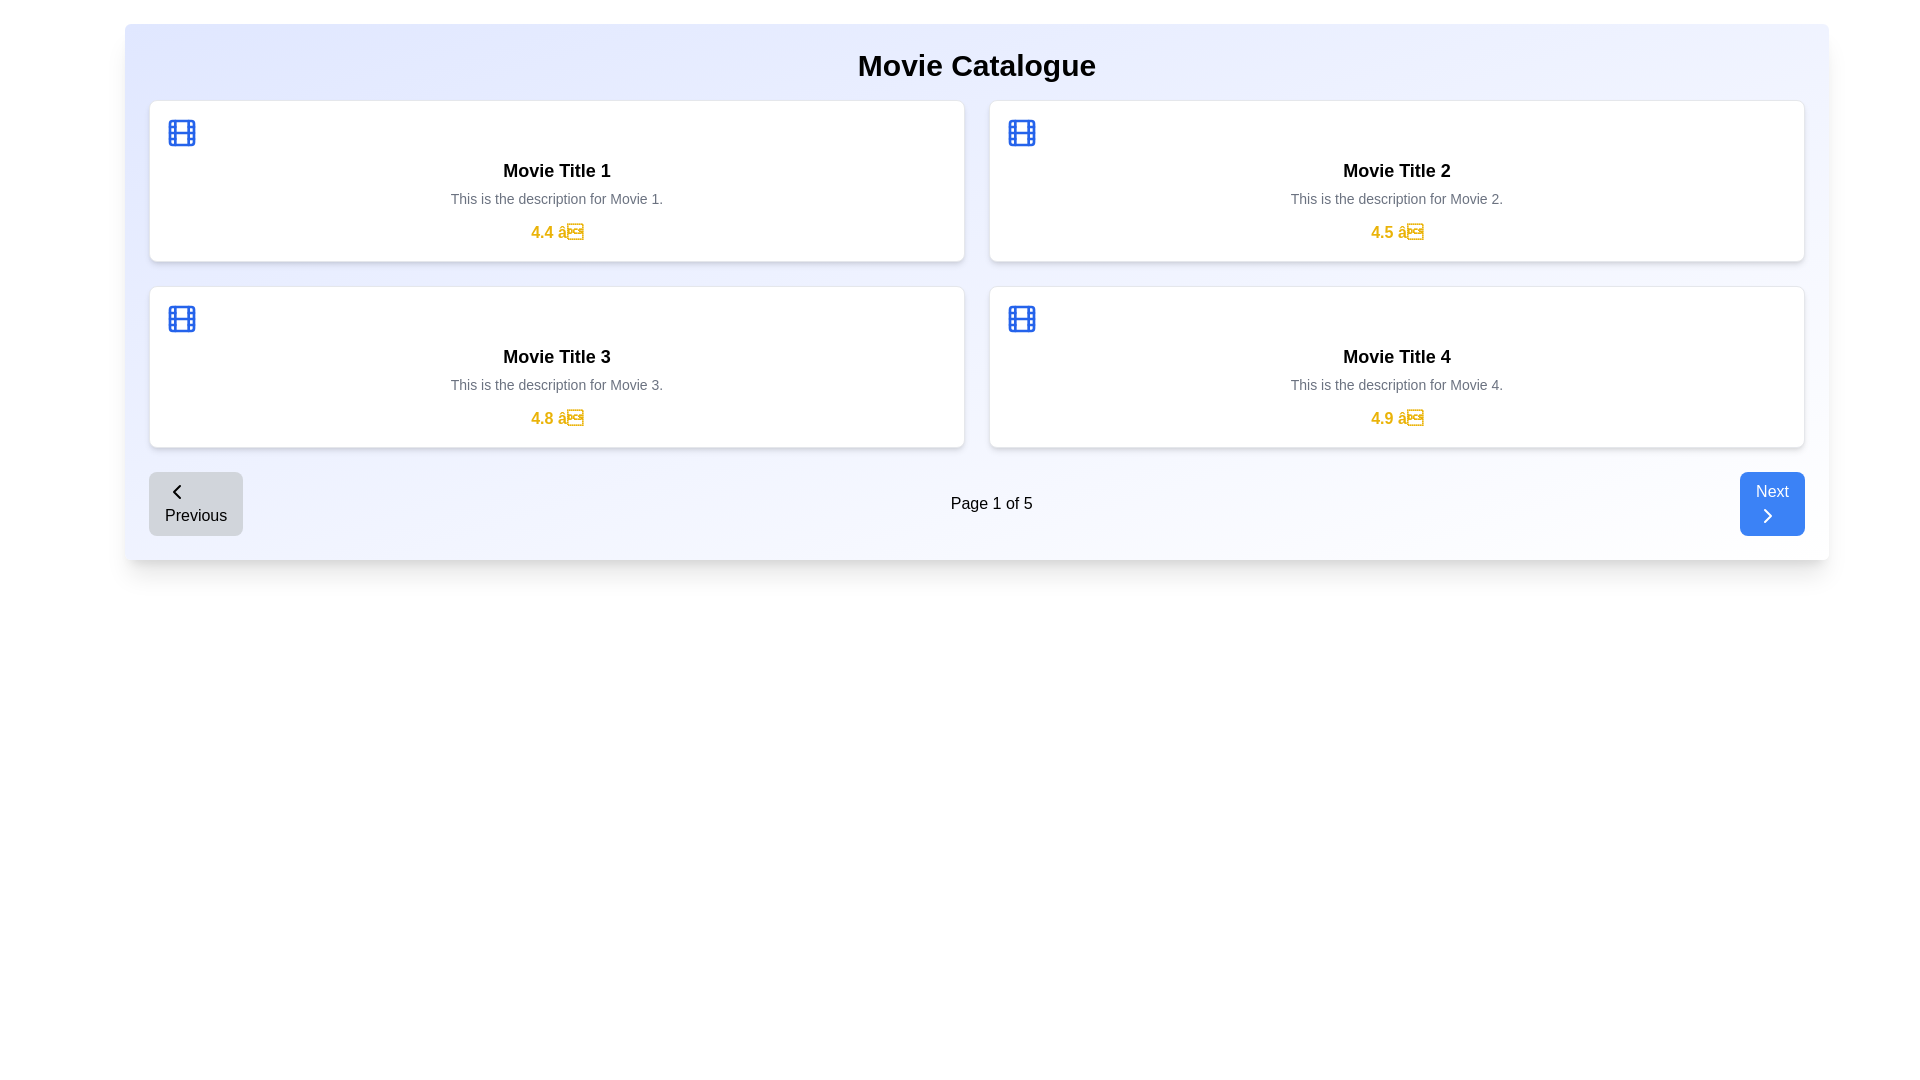 This screenshot has height=1080, width=1920. What do you see at coordinates (556, 181) in the screenshot?
I see `the Content card element featuring a blue icon, bold title 'Movie Title 1', gray description, and a yellow rating section in a 2x2 grid layout` at bounding box center [556, 181].